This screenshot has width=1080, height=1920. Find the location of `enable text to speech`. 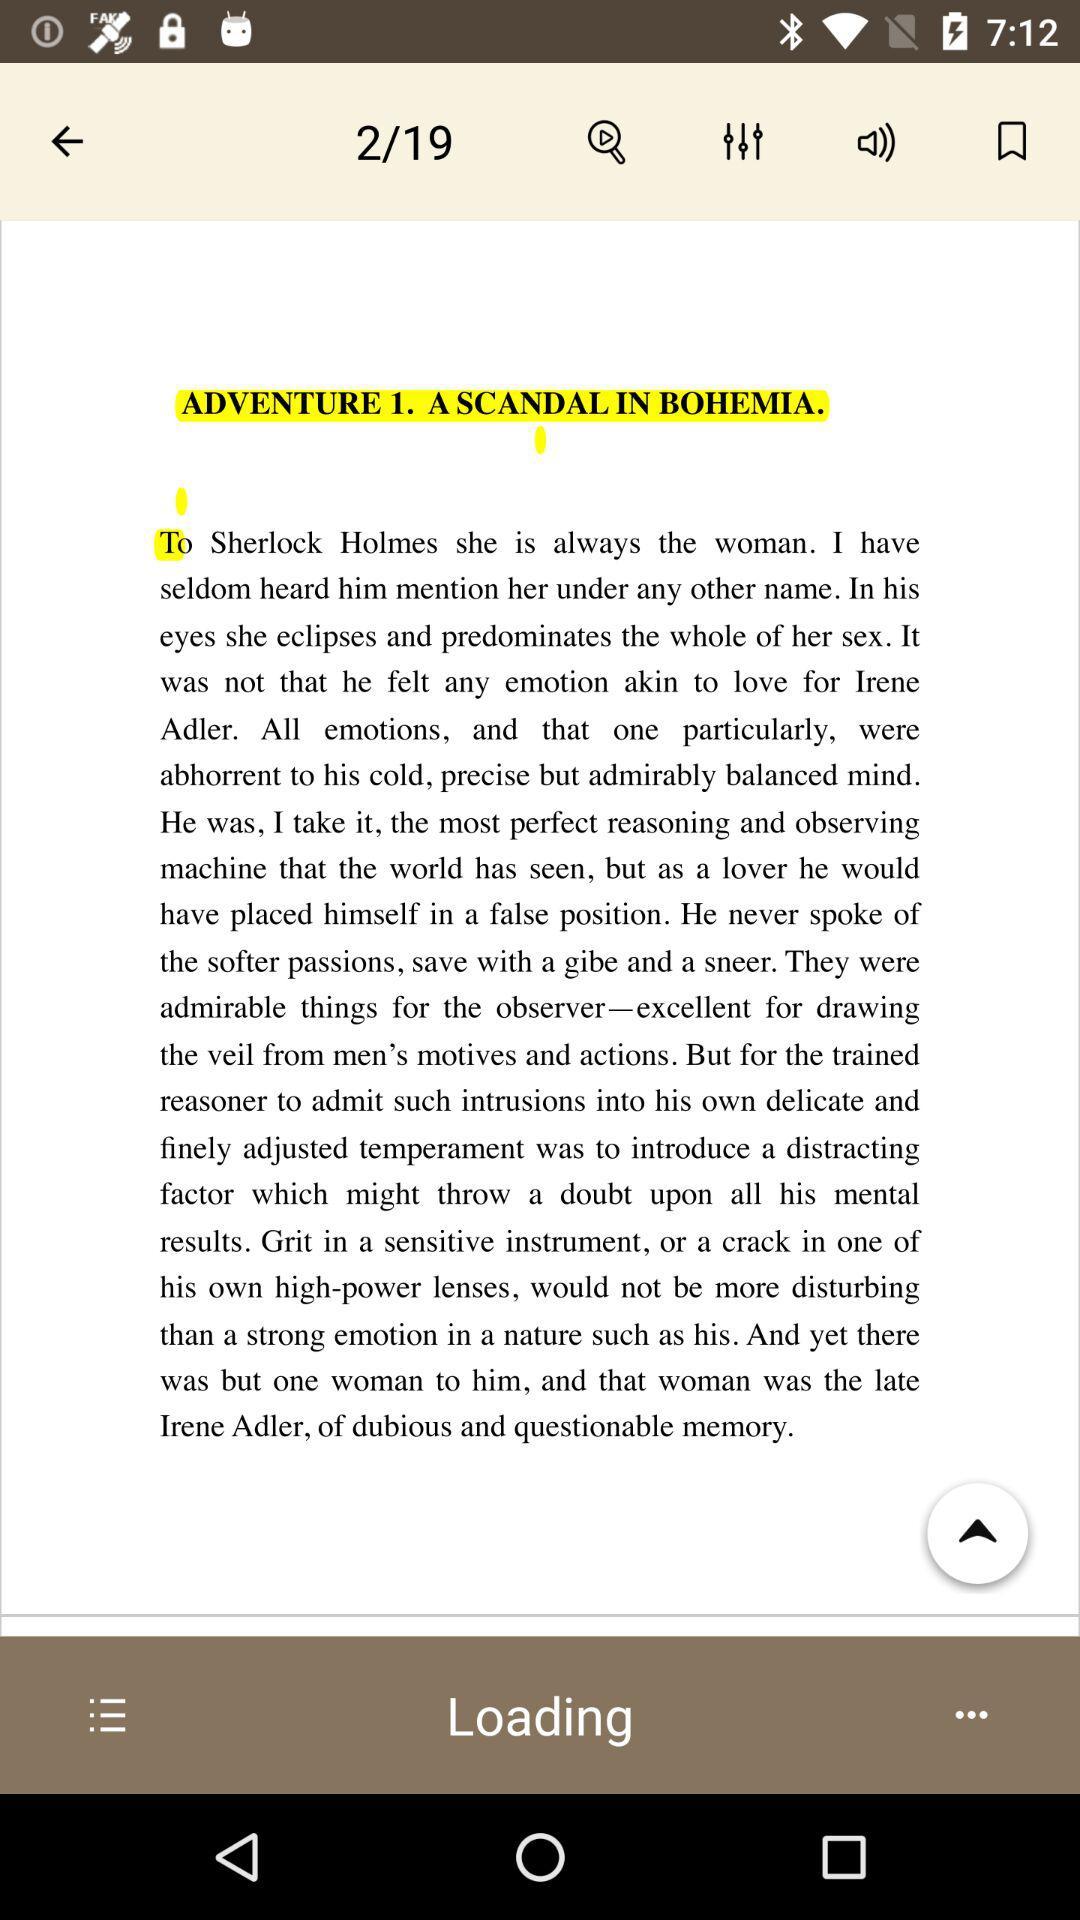

enable text to speech is located at coordinates (876, 140).